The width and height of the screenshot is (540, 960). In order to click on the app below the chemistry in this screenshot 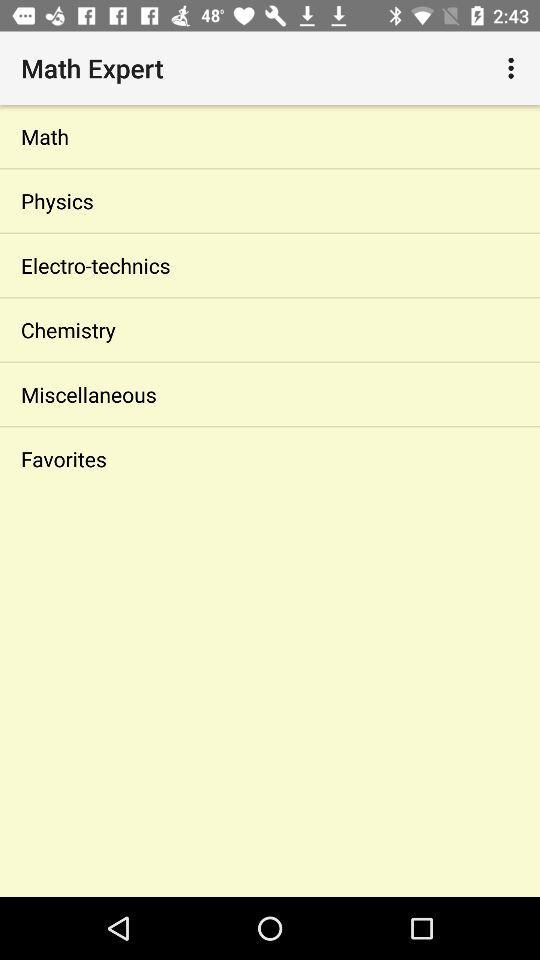, I will do `click(270, 393)`.